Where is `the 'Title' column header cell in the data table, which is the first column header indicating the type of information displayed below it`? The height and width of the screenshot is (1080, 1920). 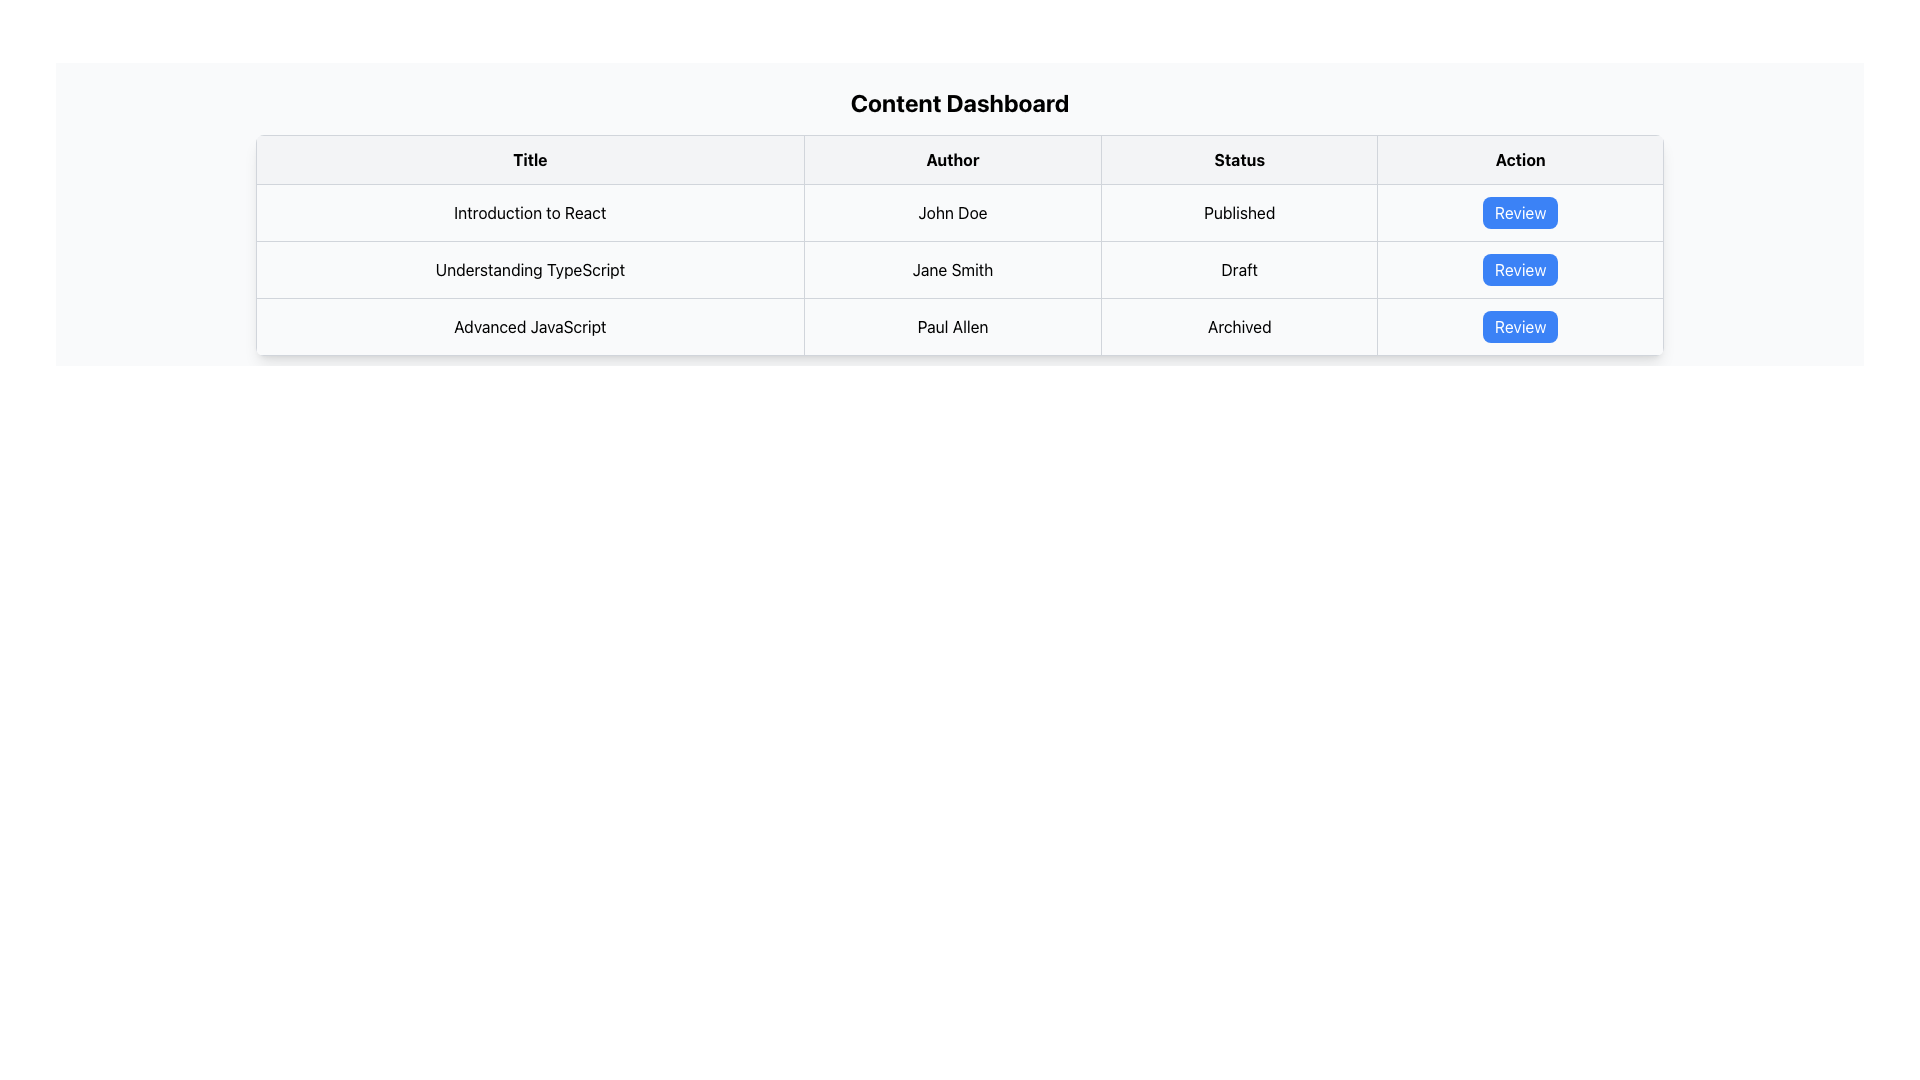
the 'Title' column header cell in the data table, which is the first column header indicating the type of information displayed below it is located at coordinates (530, 158).